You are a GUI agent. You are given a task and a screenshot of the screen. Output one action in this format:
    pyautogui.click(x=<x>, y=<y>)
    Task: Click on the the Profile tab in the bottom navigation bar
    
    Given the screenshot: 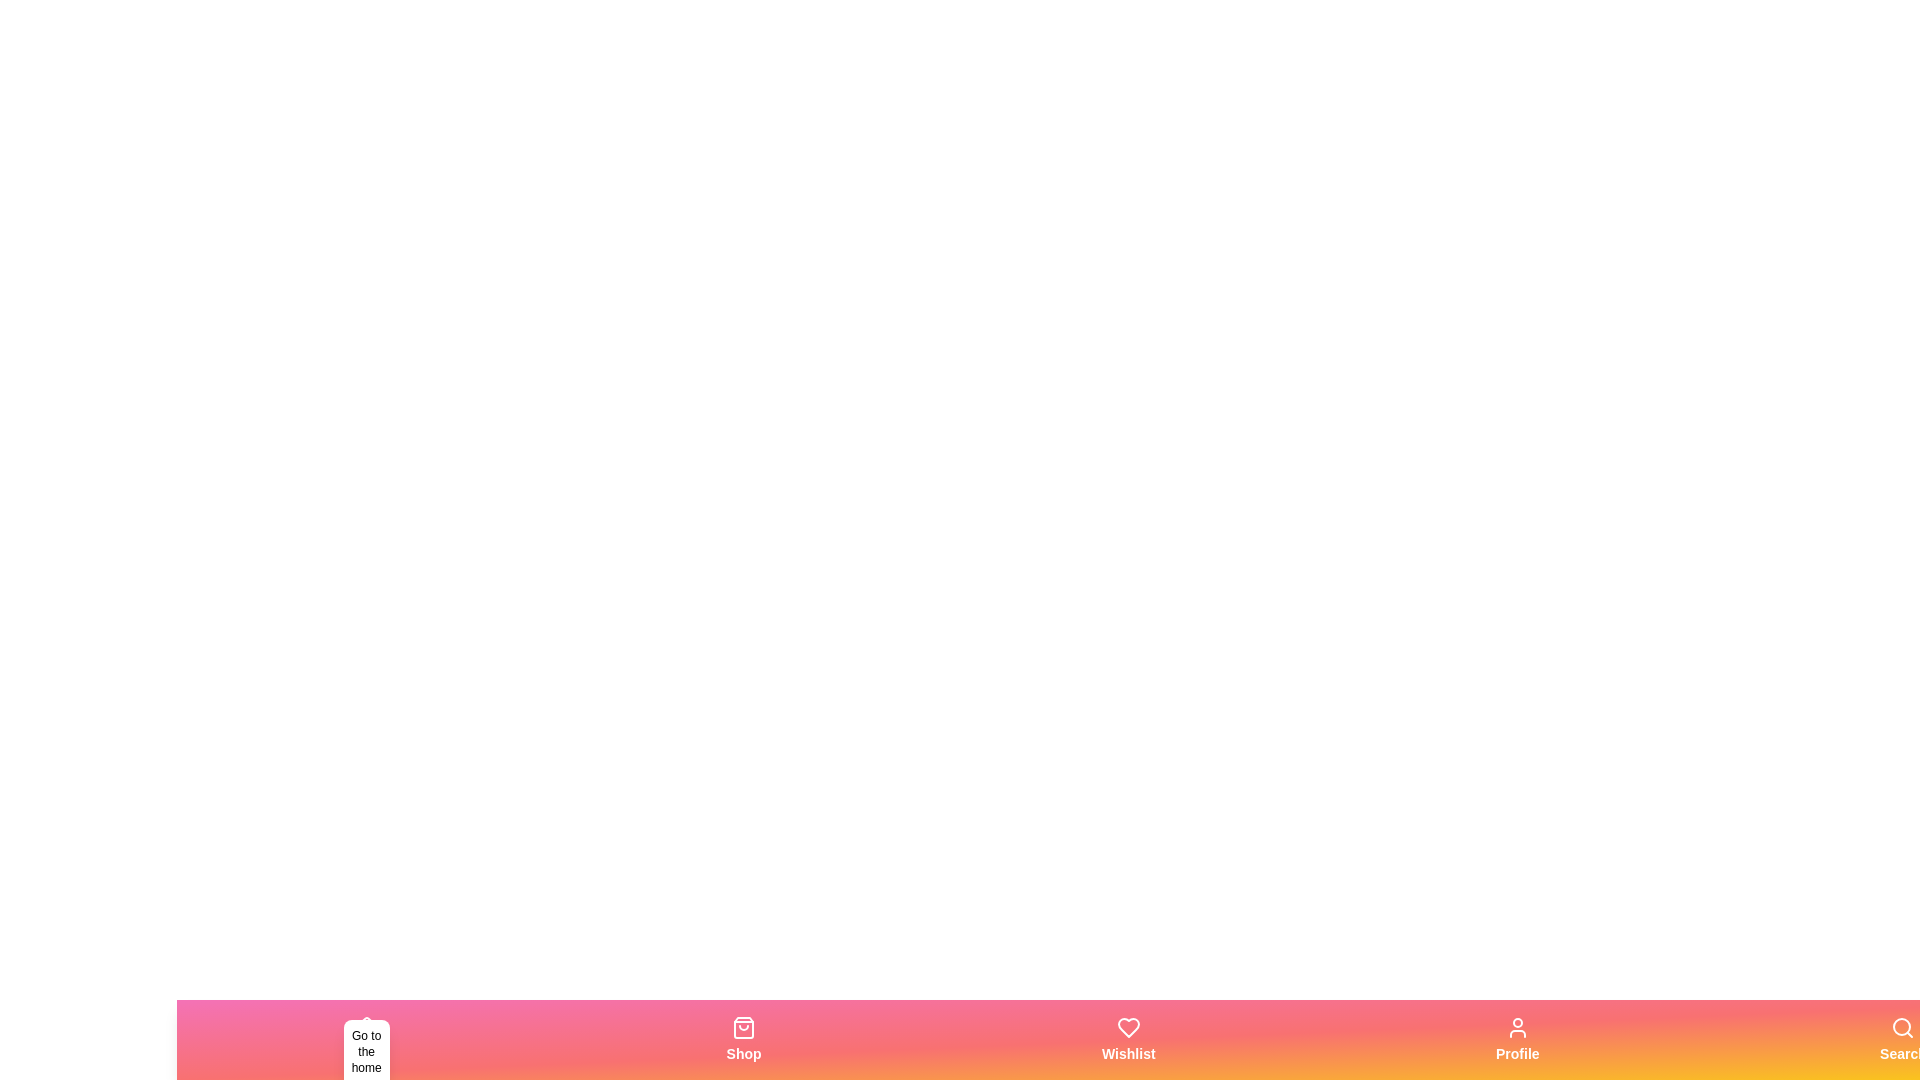 What is the action you would take?
    pyautogui.click(x=1516, y=1039)
    